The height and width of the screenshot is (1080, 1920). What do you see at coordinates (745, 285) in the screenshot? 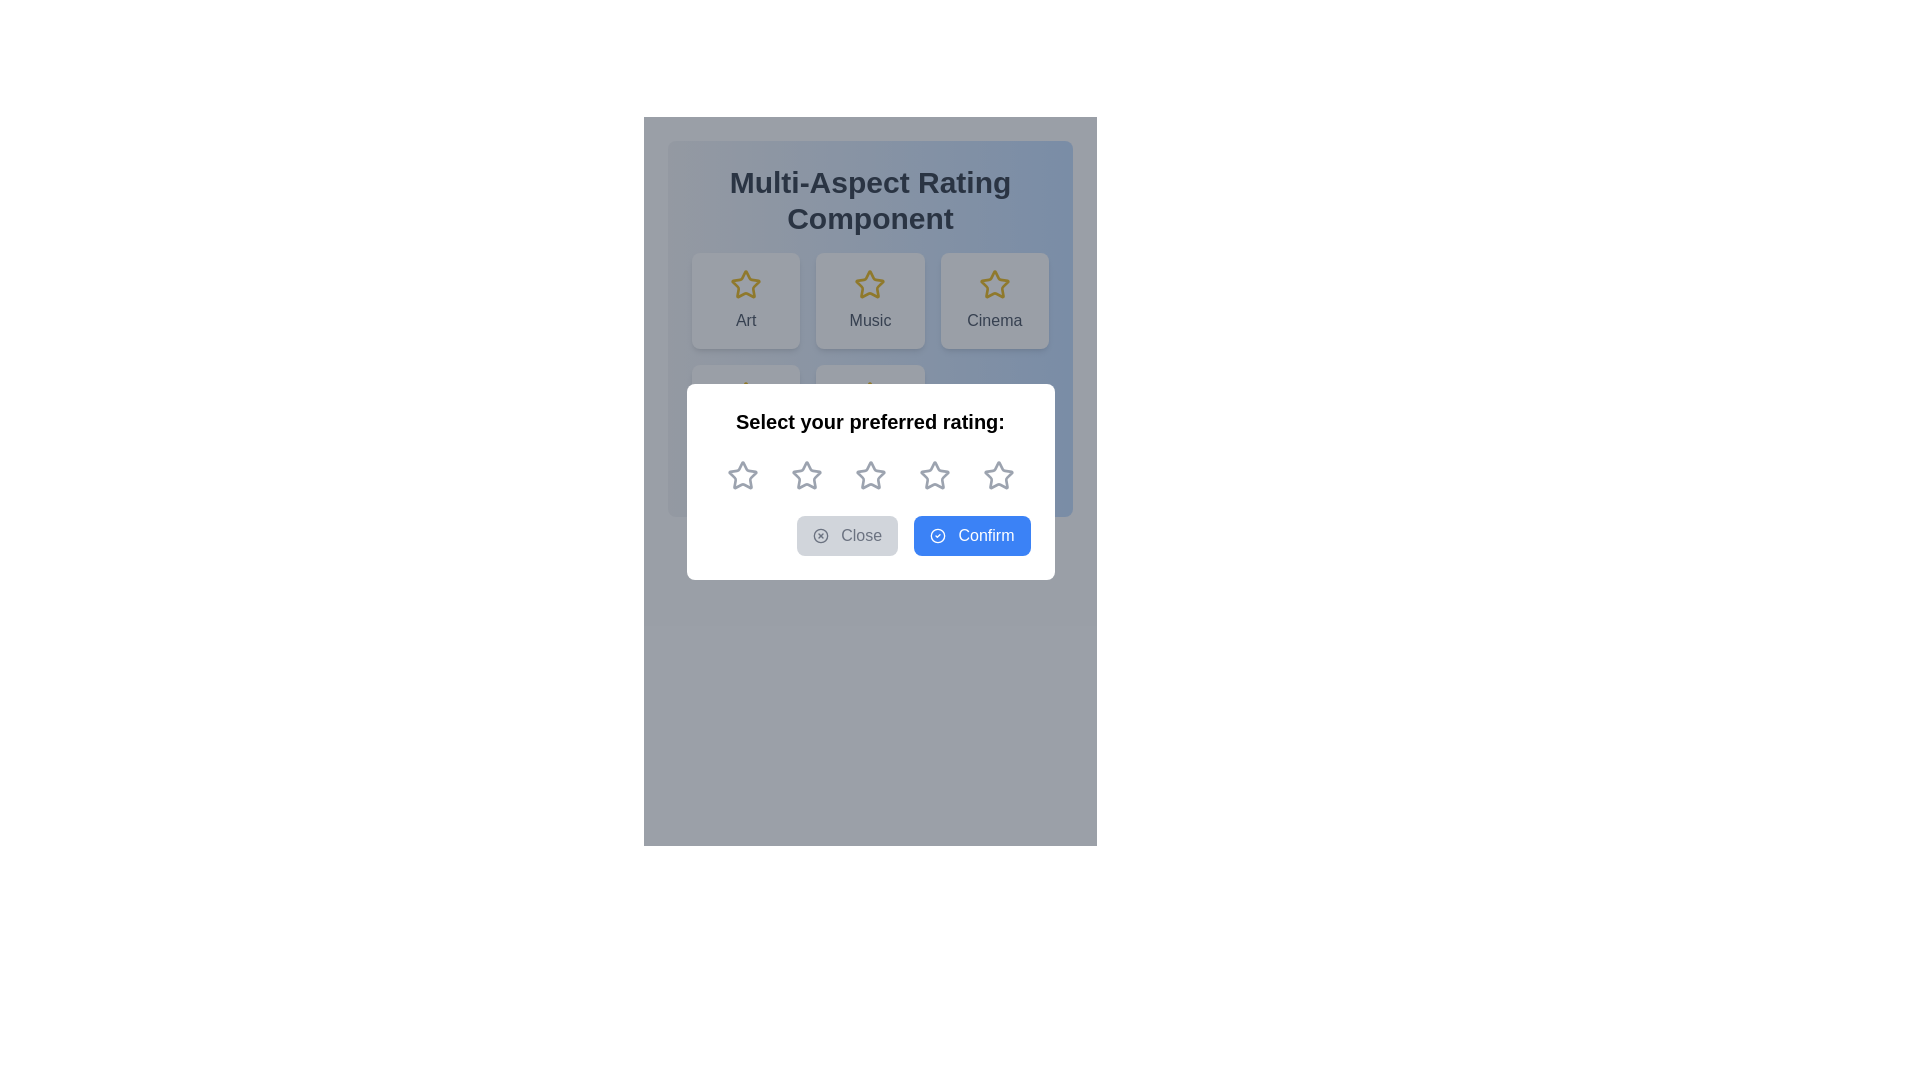
I see `the first star icon in the row of three, which represents a rating for the 'Art' category` at bounding box center [745, 285].